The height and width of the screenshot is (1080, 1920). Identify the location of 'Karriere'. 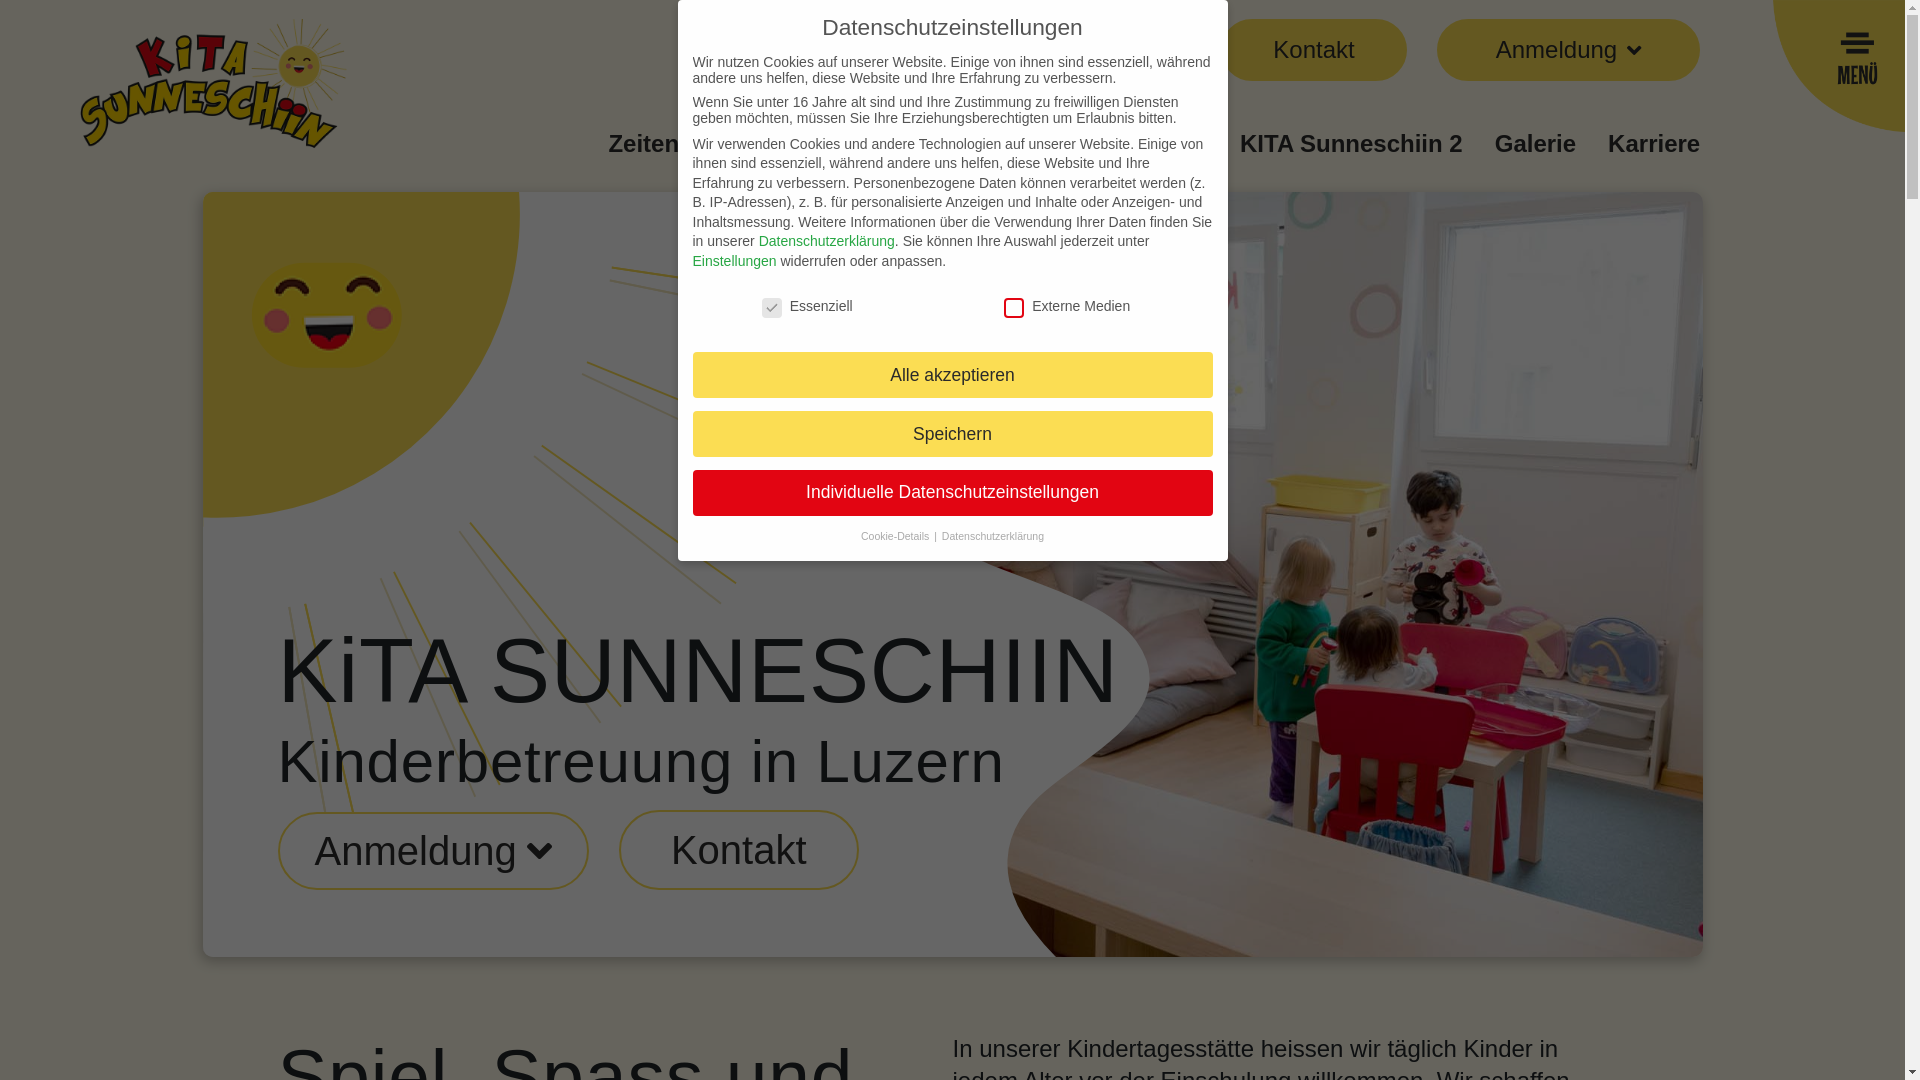
(1654, 142).